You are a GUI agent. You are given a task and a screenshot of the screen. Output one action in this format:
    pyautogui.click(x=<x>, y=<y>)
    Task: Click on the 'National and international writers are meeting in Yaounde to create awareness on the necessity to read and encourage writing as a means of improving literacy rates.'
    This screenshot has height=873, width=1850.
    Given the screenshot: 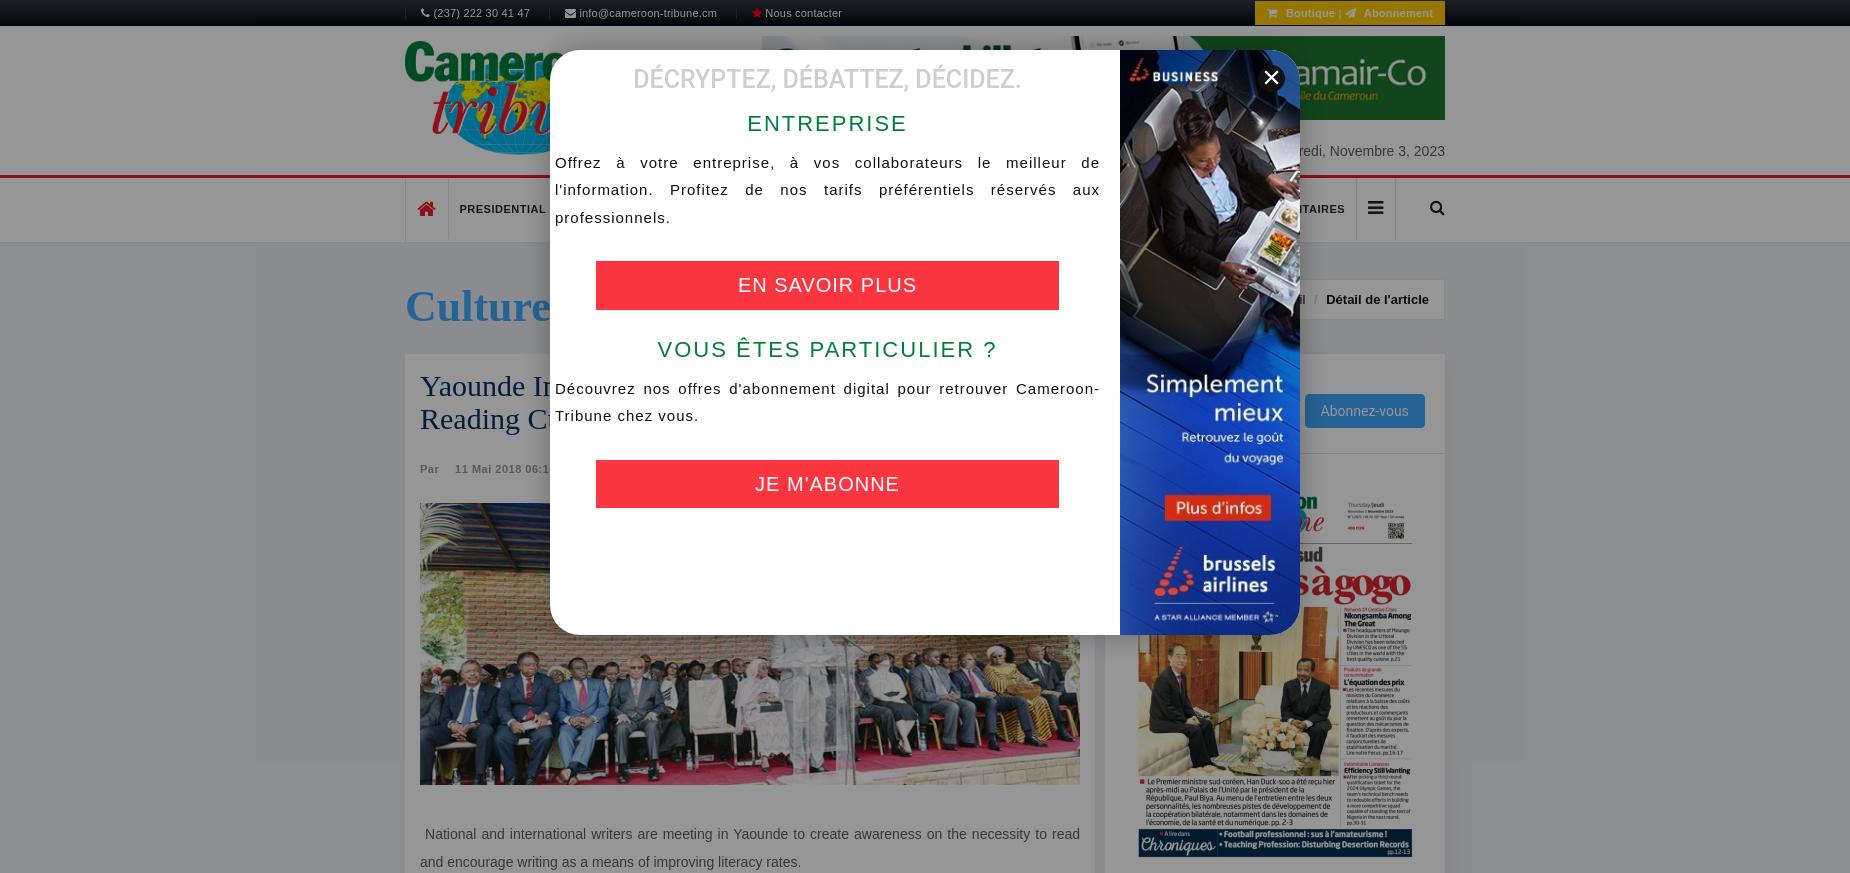 What is the action you would take?
    pyautogui.click(x=749, y=848)
    